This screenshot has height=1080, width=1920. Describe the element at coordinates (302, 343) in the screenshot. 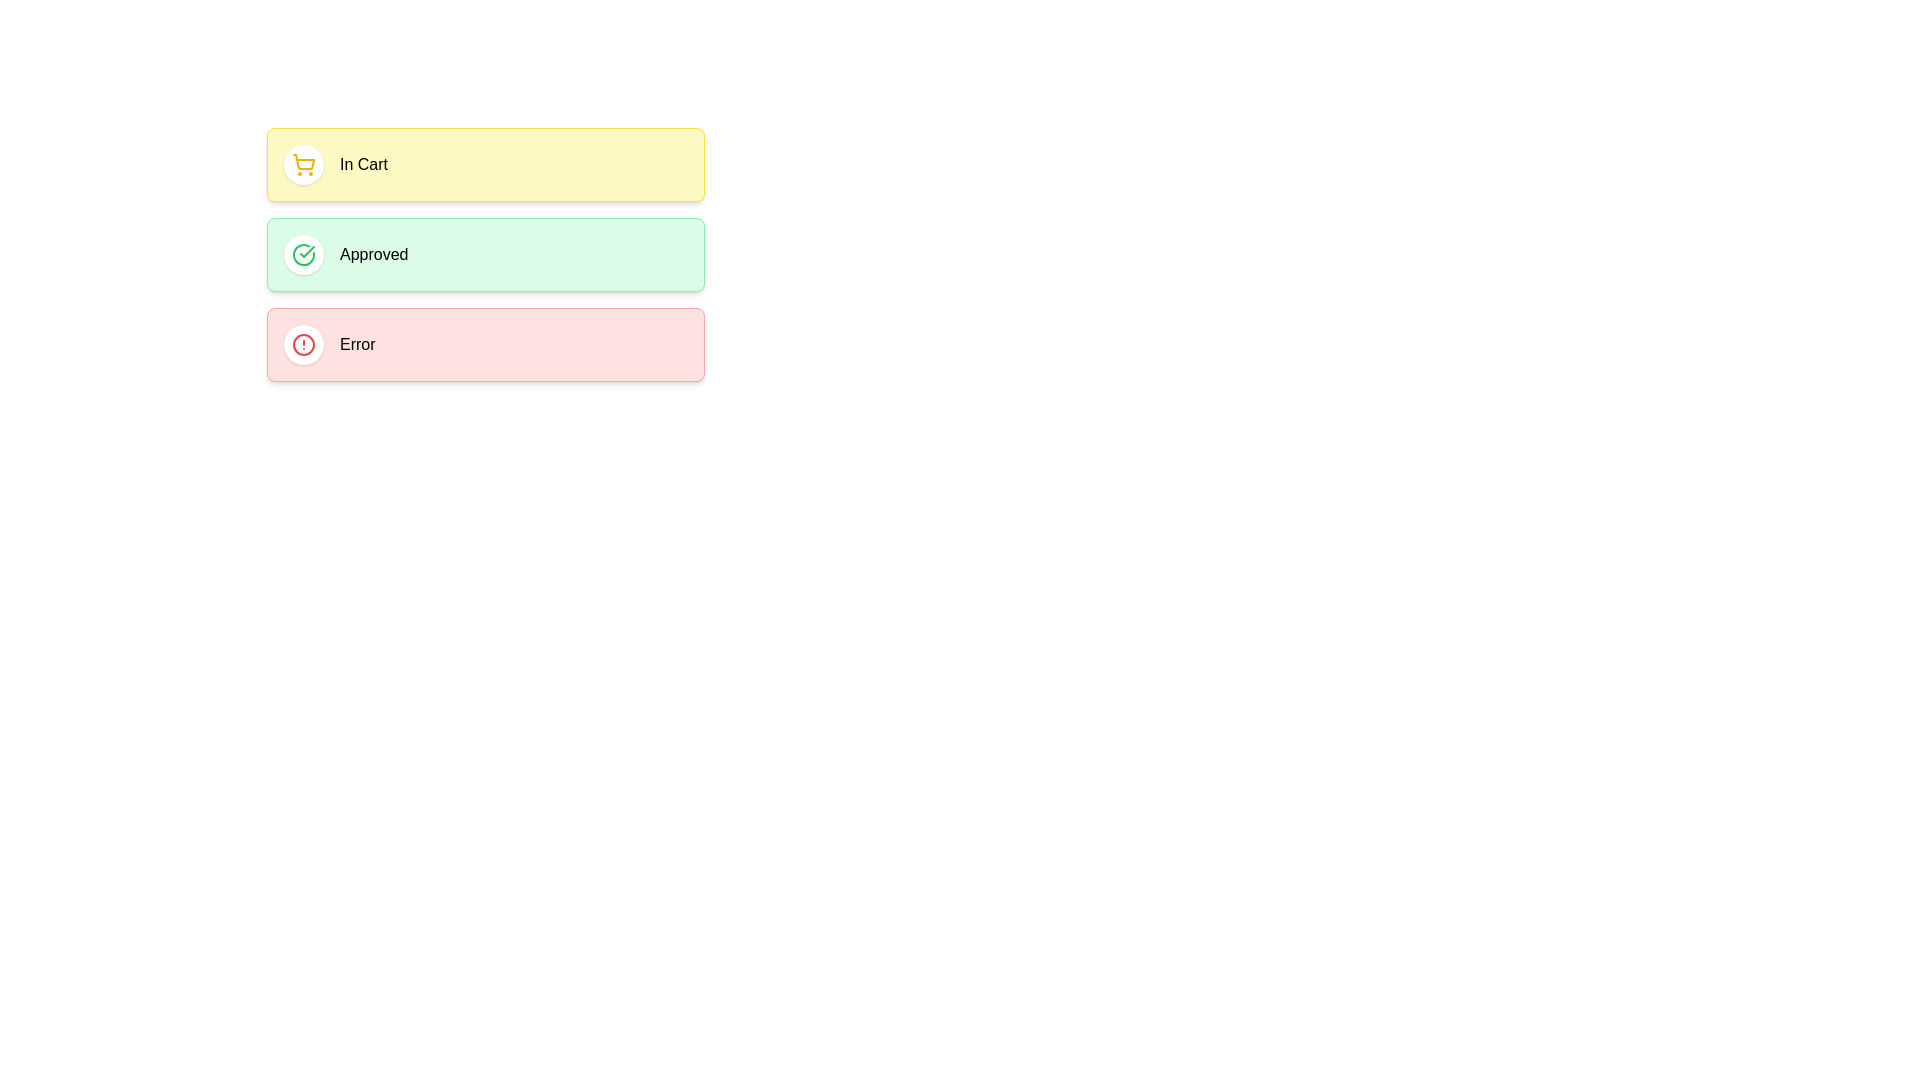

I see `the red error icon located on the left side of the 'Error' card, which is the third card from the top in the vertical list` at that location.